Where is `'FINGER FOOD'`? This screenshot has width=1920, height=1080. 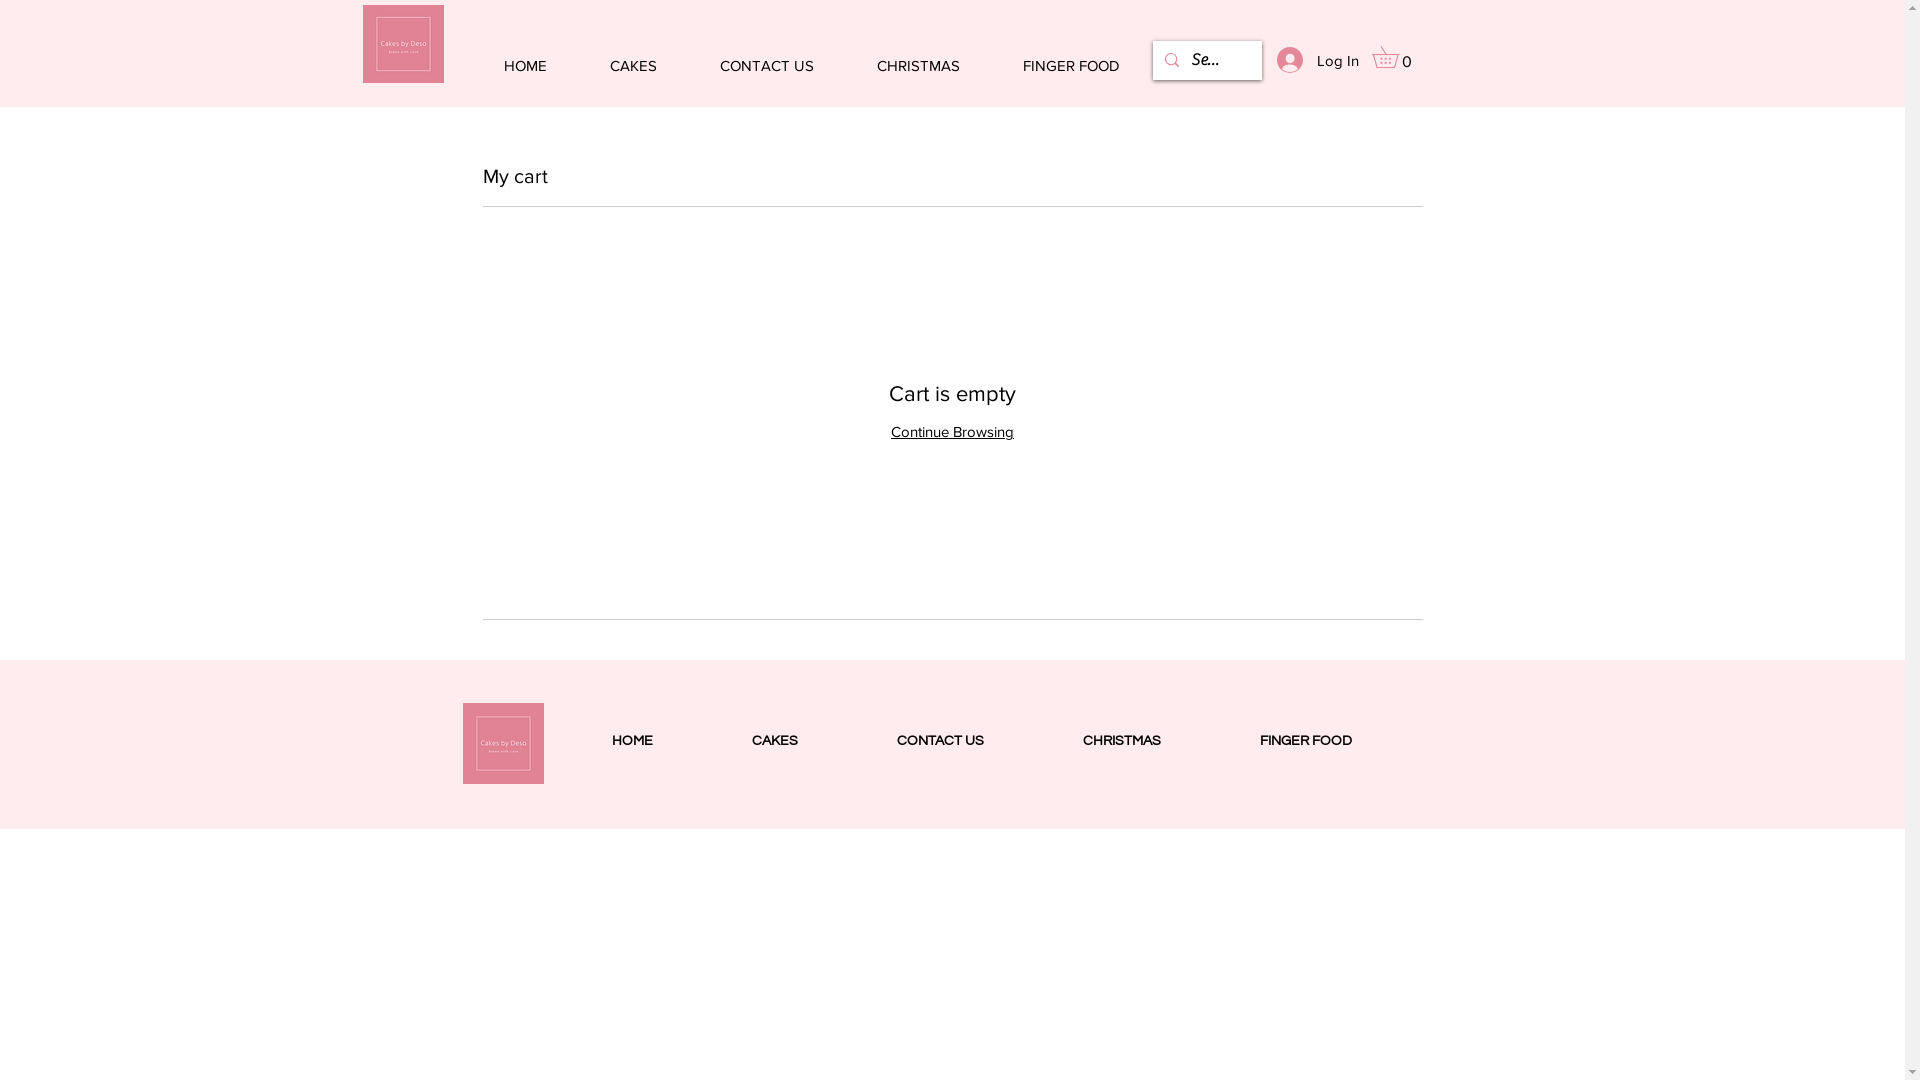 'FINGER FOOD' is located at coordinates (1305, 740).